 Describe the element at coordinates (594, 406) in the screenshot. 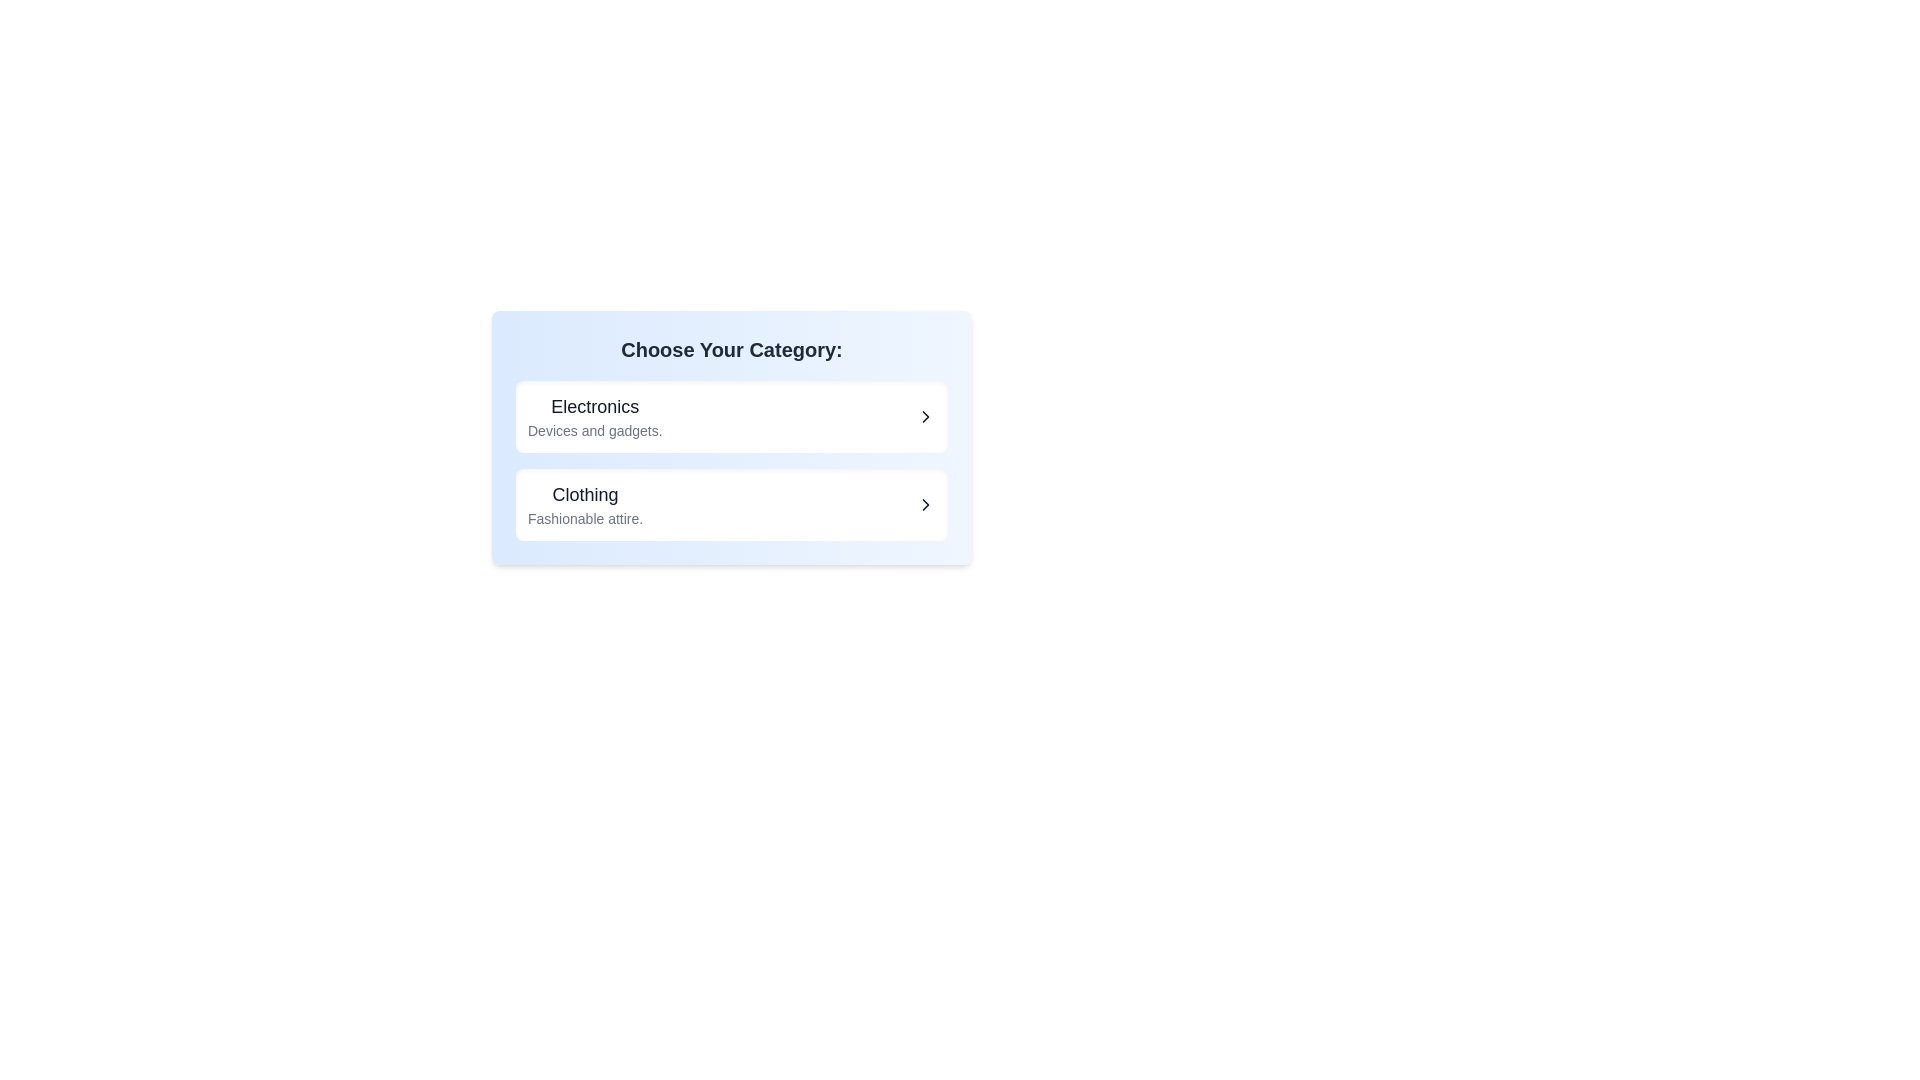

I see `the prominent text label element reading 'Electronics', which is styled in bold and larger font, positioned above the descriptive text 'Devices and gadgets.'` at that location.